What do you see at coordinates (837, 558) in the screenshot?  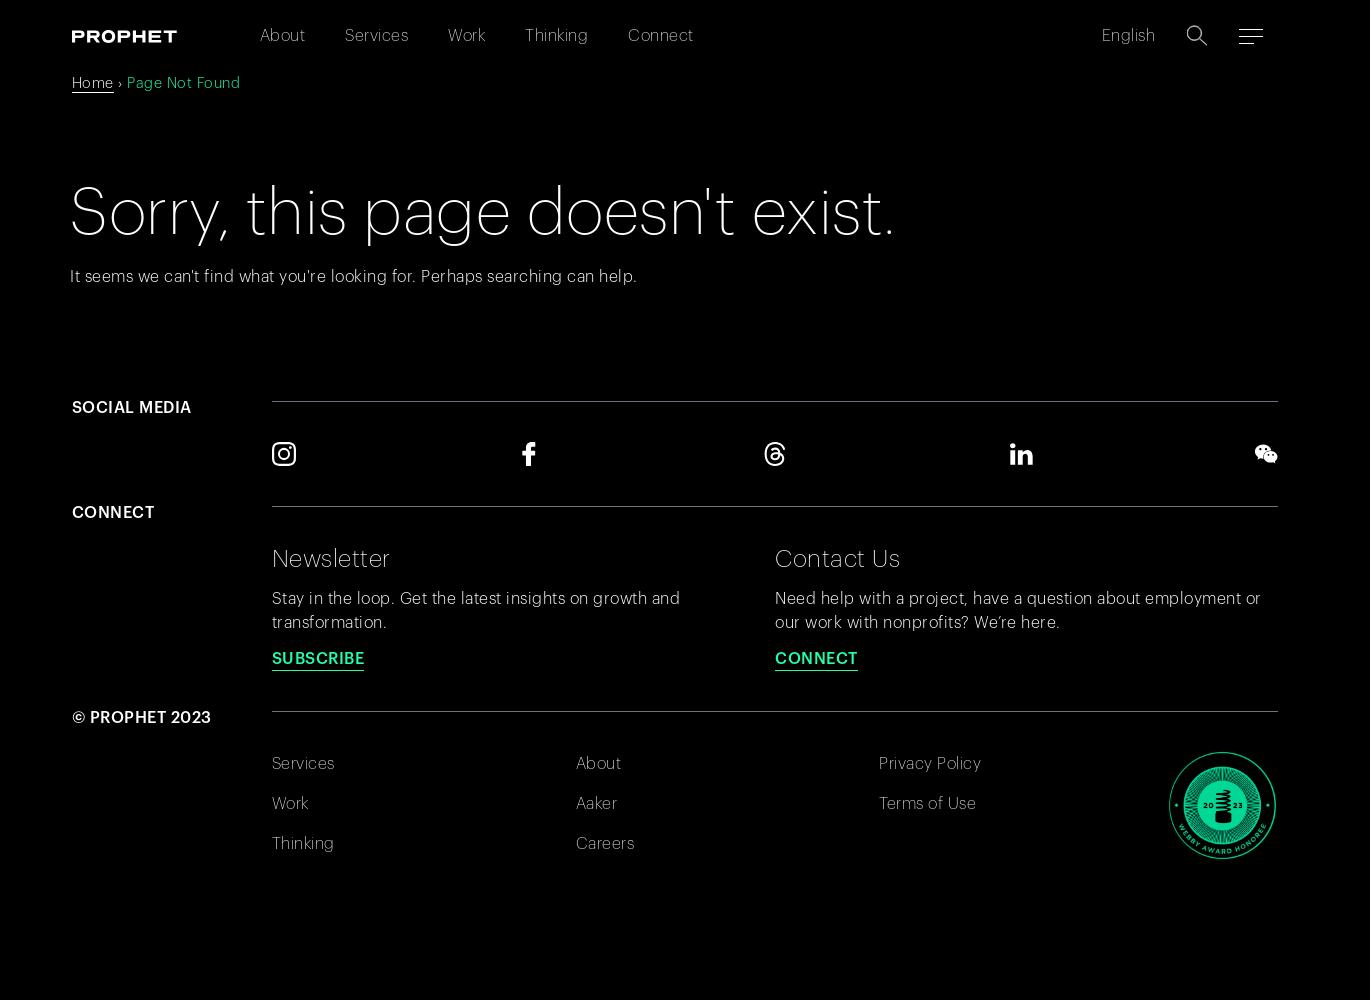 I see `'Contact Us'` at bounding box center [837, 558].